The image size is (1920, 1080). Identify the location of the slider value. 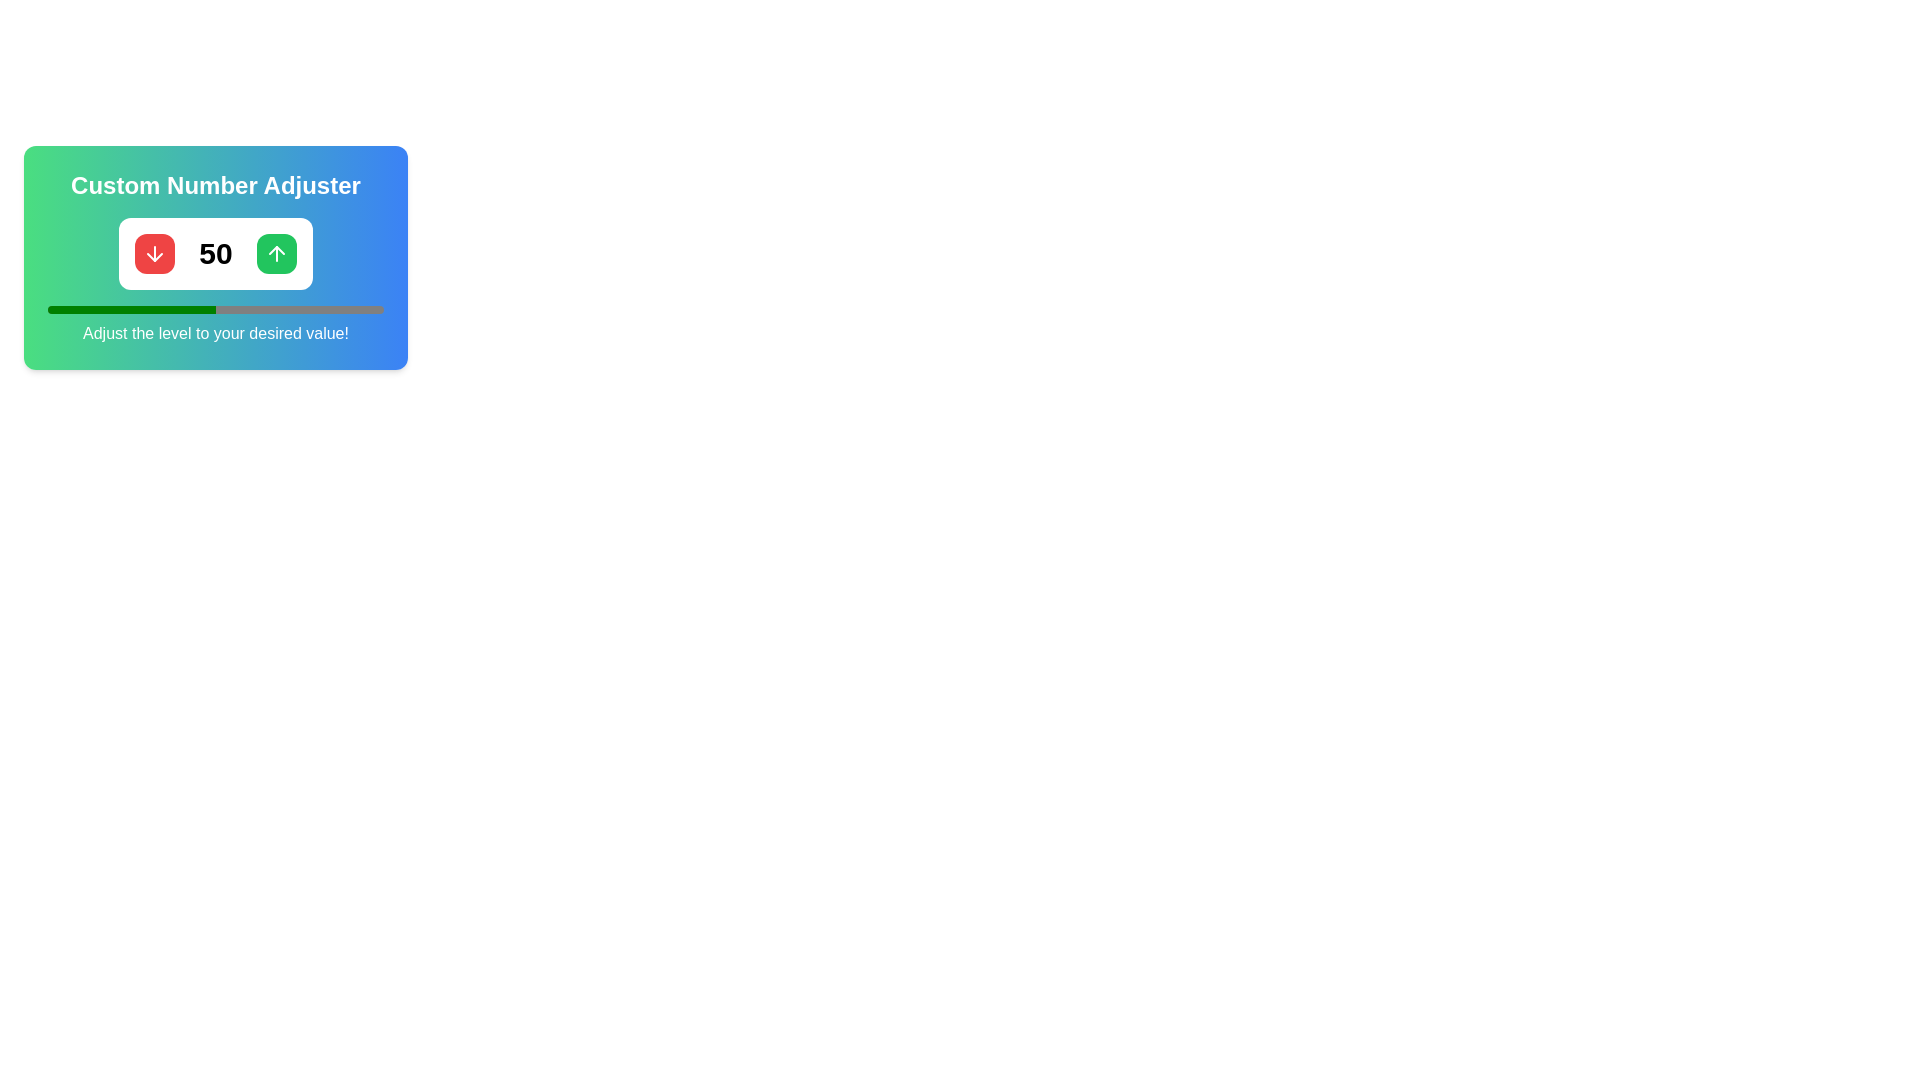
(71, 309).